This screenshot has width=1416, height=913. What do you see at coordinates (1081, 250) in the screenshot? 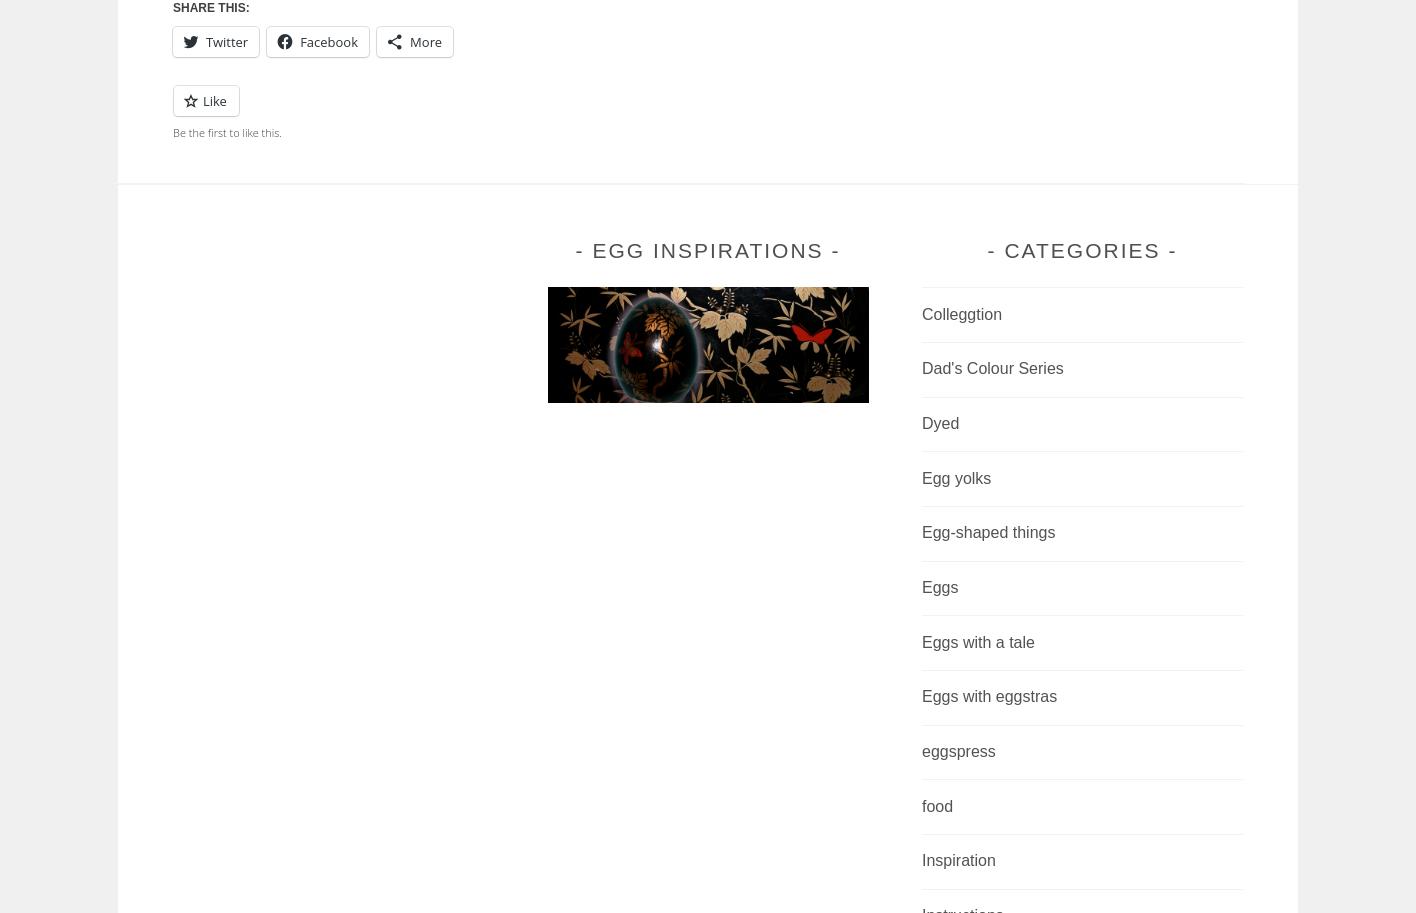
I see `'Categories'` at bounding box center [1081, 250].